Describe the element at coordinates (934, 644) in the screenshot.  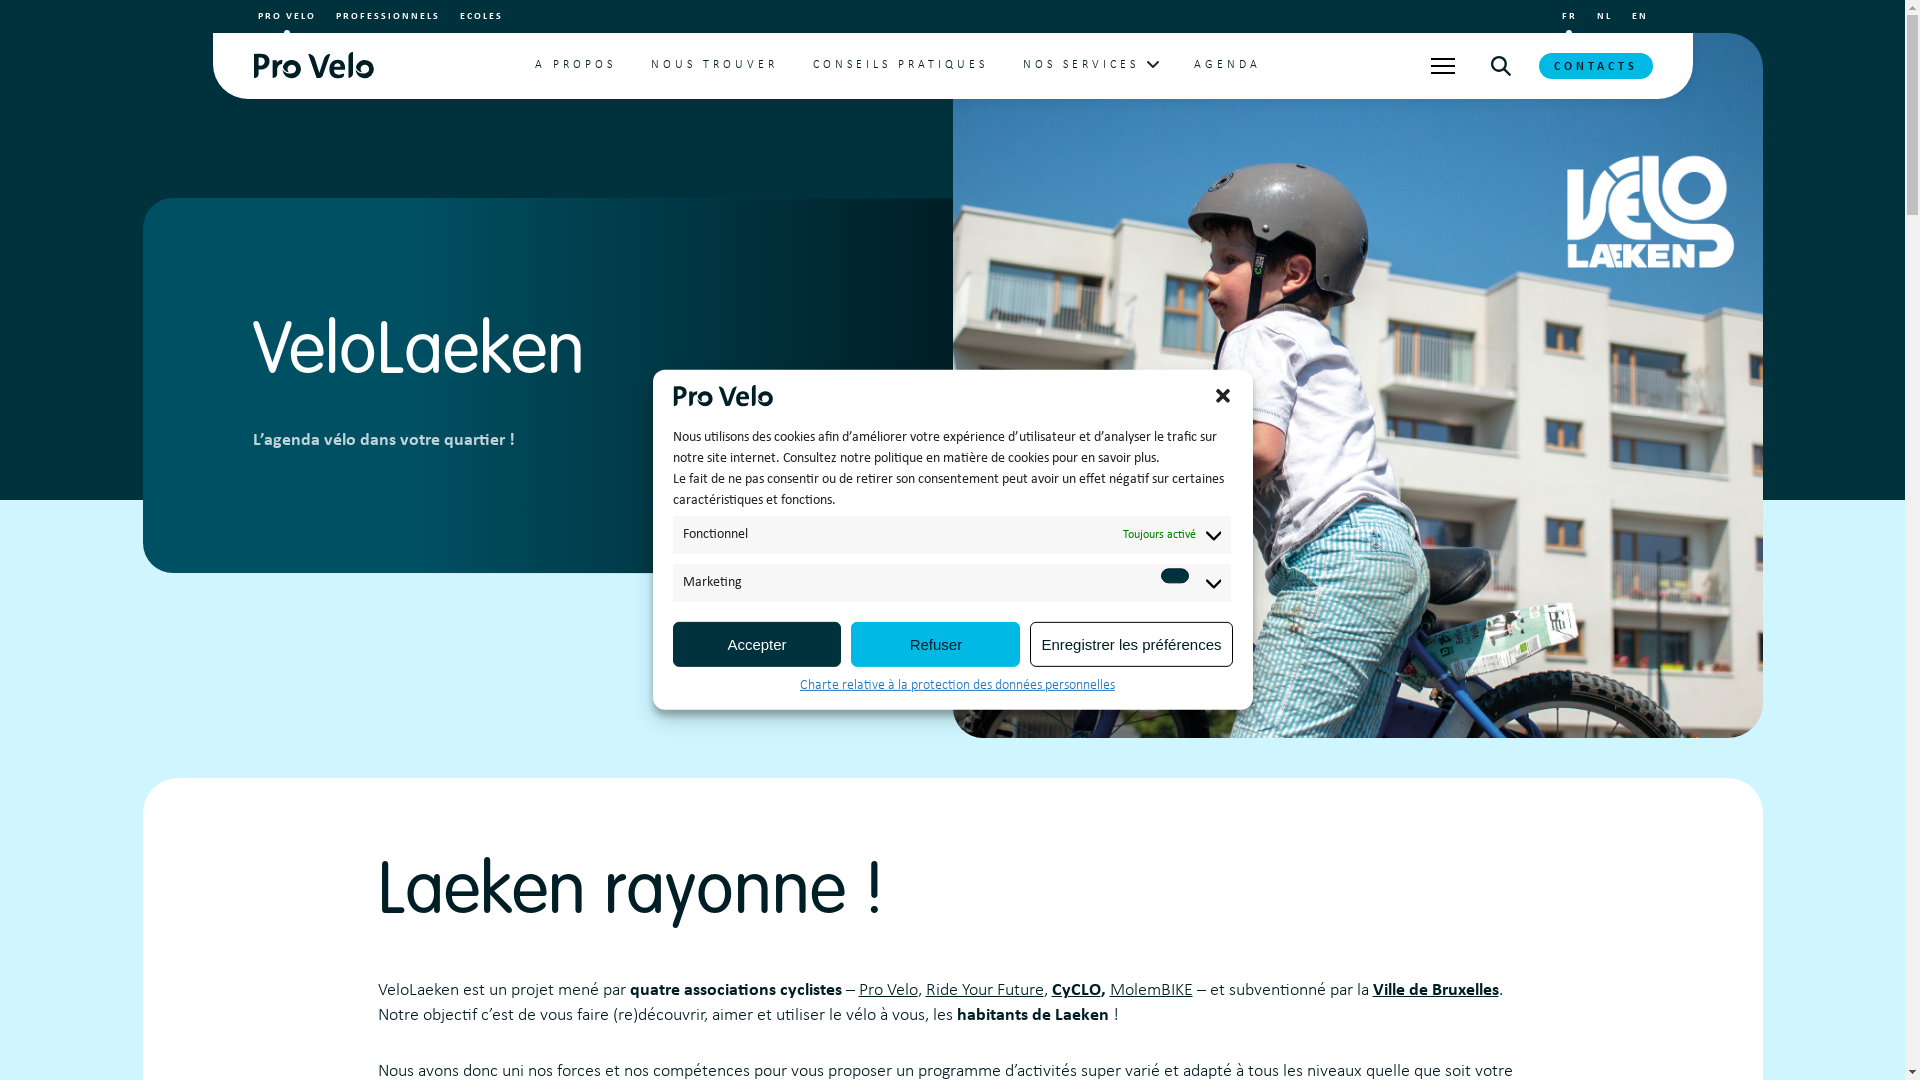
I see `'Refuser'` at that location.